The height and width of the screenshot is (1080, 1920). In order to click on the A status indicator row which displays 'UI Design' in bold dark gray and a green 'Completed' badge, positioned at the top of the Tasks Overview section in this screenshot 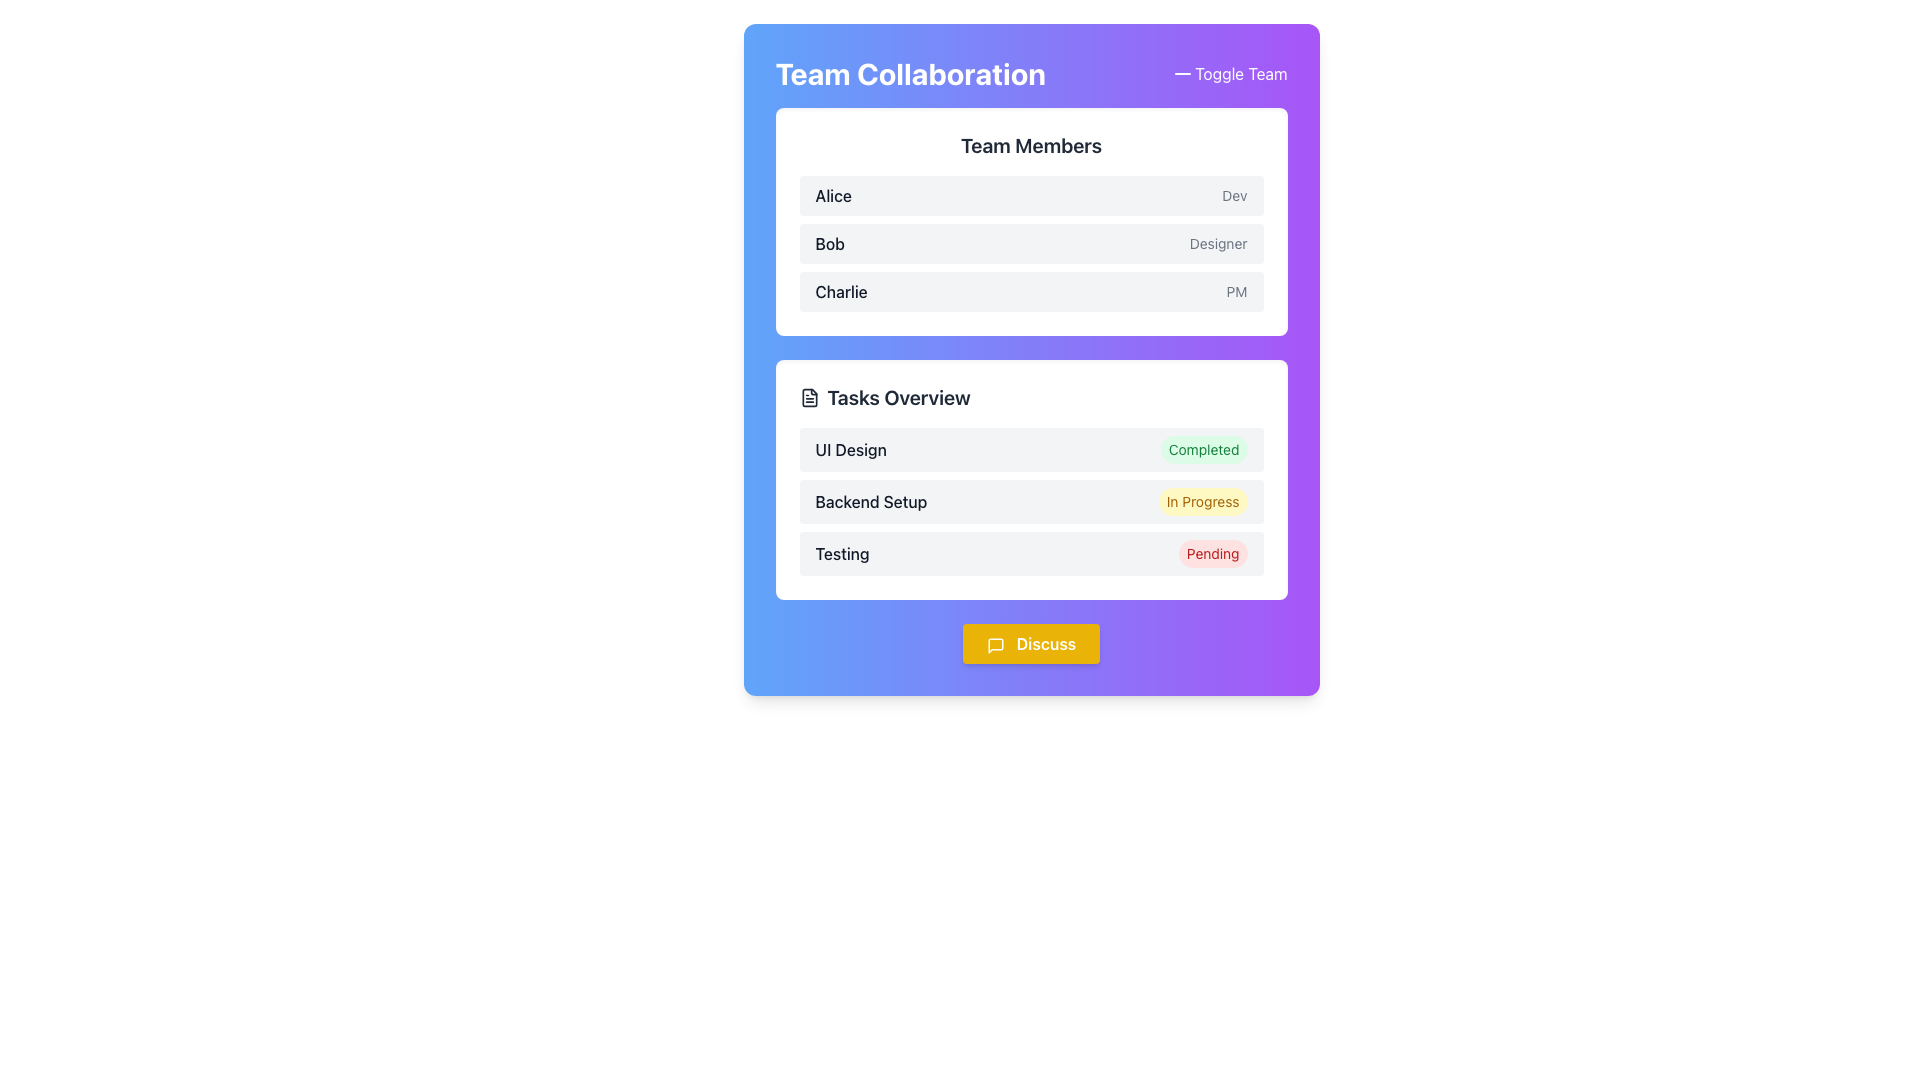, I will do `click(1031, 450)`.